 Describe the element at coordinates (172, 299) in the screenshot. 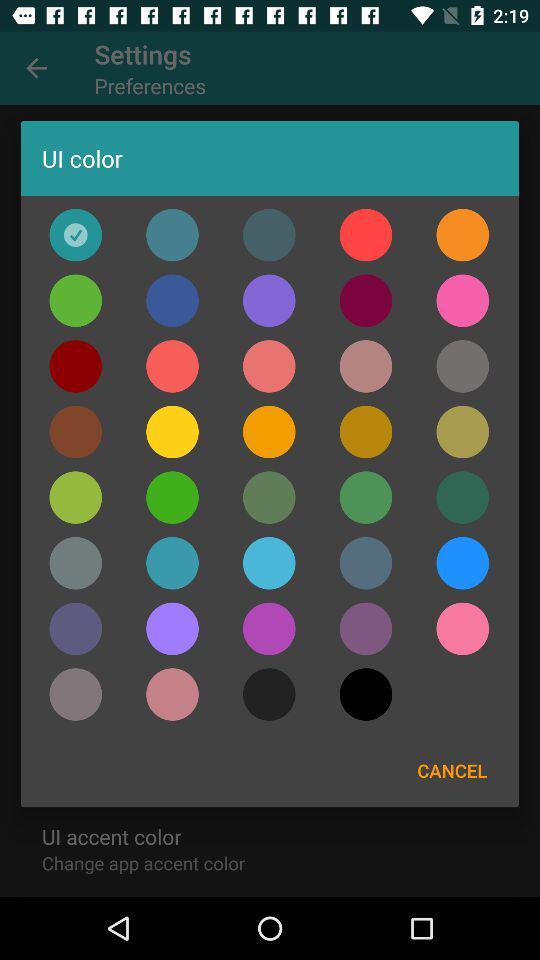

I see `ui color blue` at that location.